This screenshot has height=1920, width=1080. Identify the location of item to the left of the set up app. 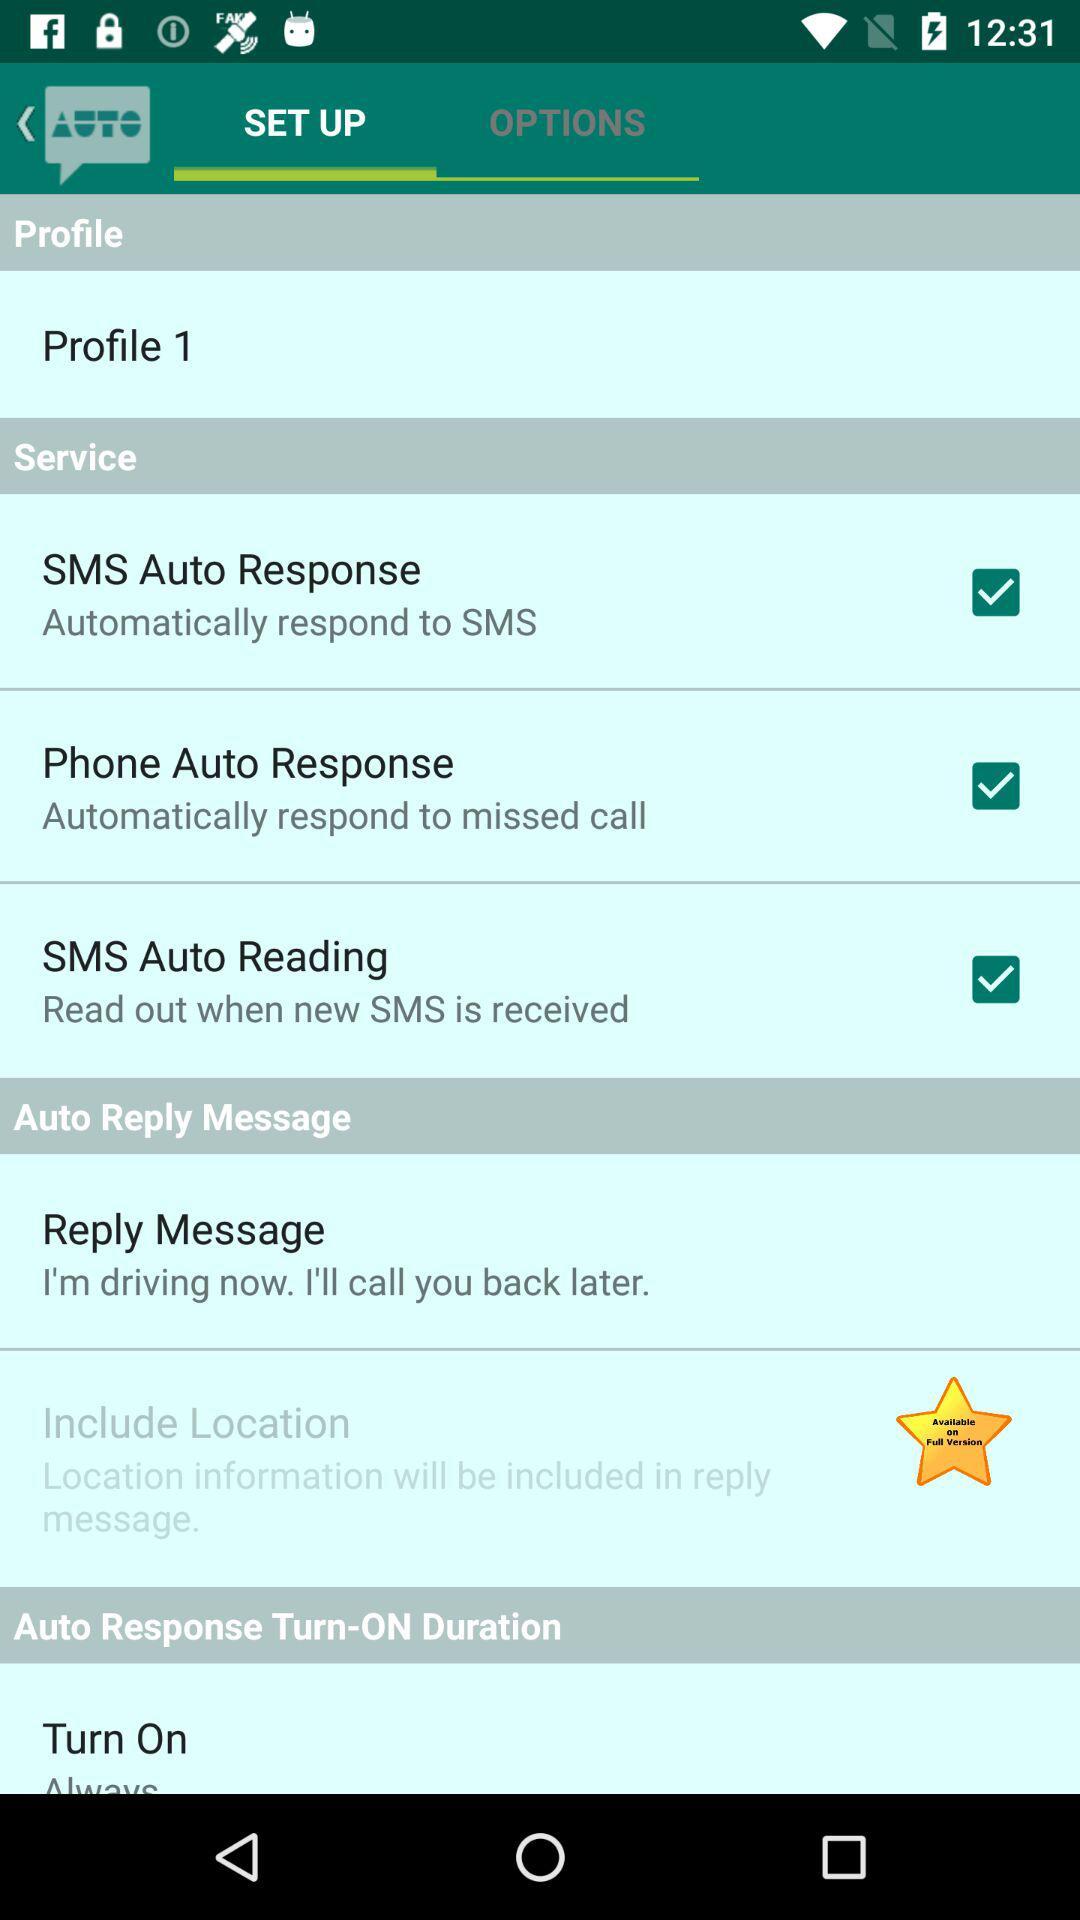
(97, 127).